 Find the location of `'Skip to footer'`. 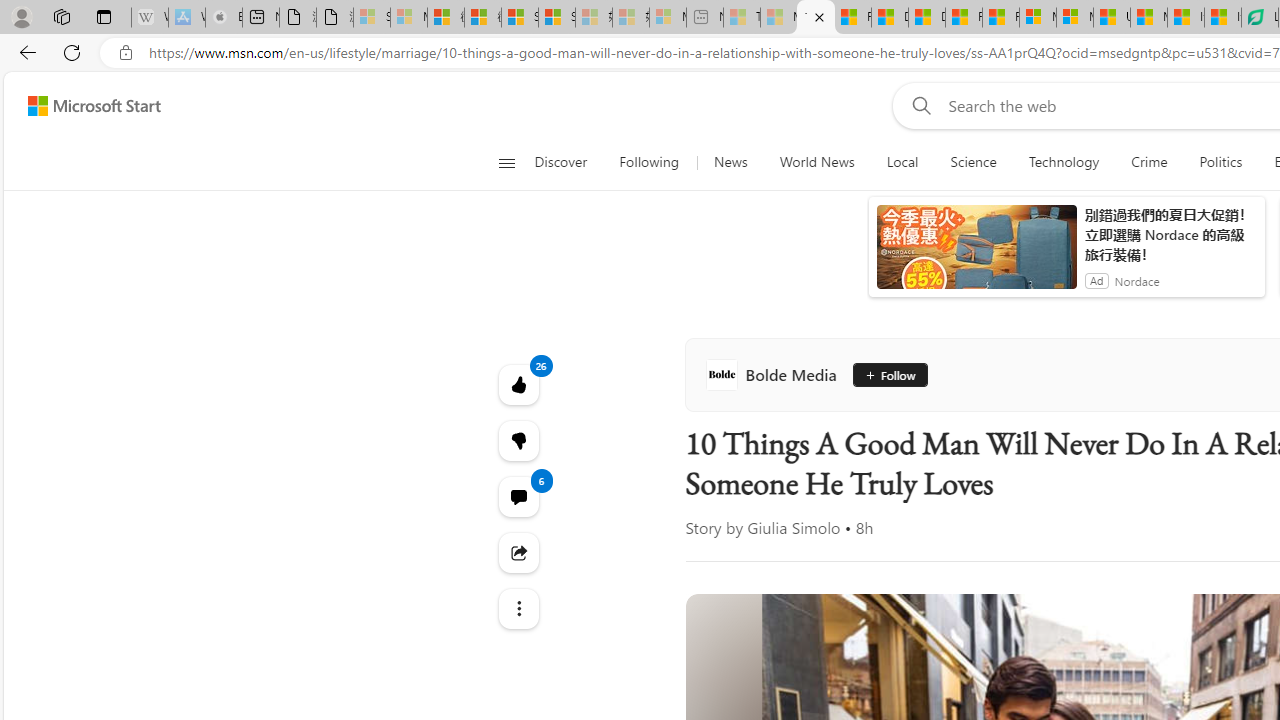

'Skip to footer' is located at coordinates (81, 105).